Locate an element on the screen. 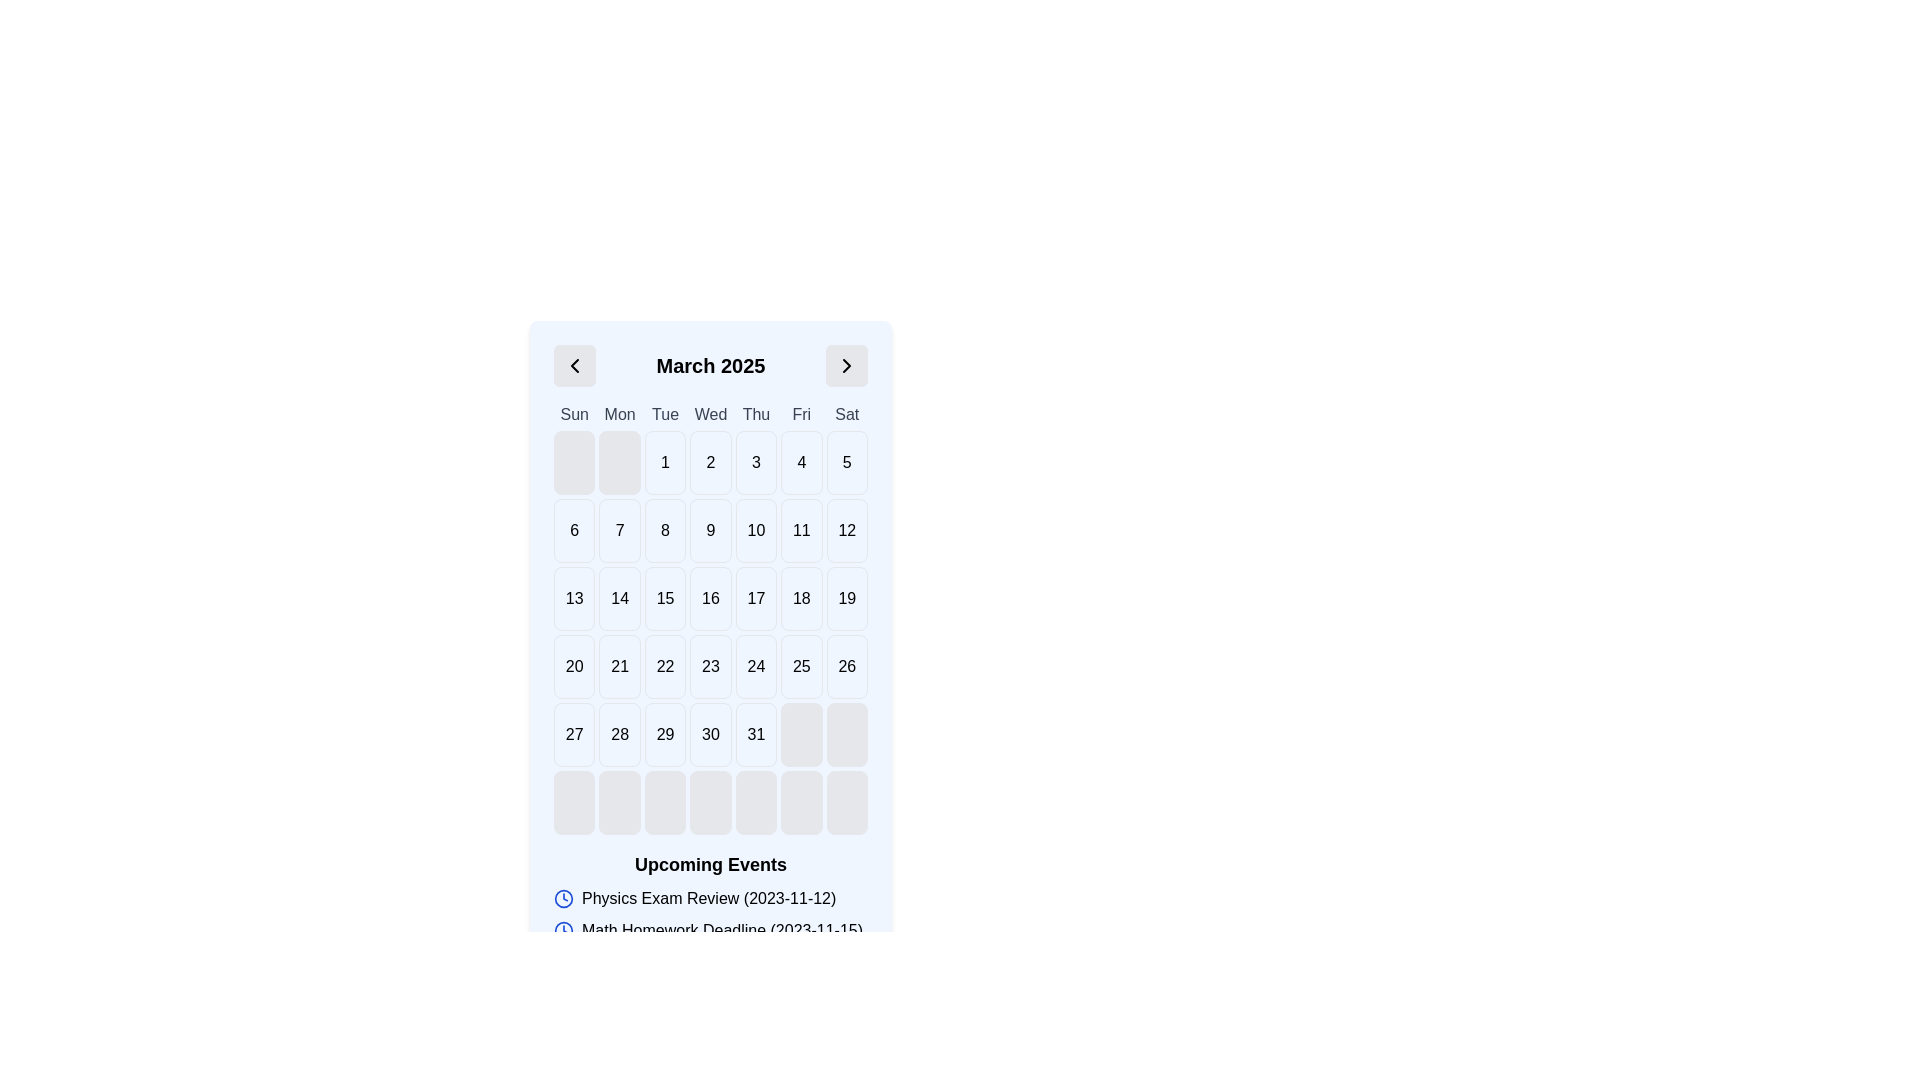  the date cell representing '28' is located at coordinates (618, 735).